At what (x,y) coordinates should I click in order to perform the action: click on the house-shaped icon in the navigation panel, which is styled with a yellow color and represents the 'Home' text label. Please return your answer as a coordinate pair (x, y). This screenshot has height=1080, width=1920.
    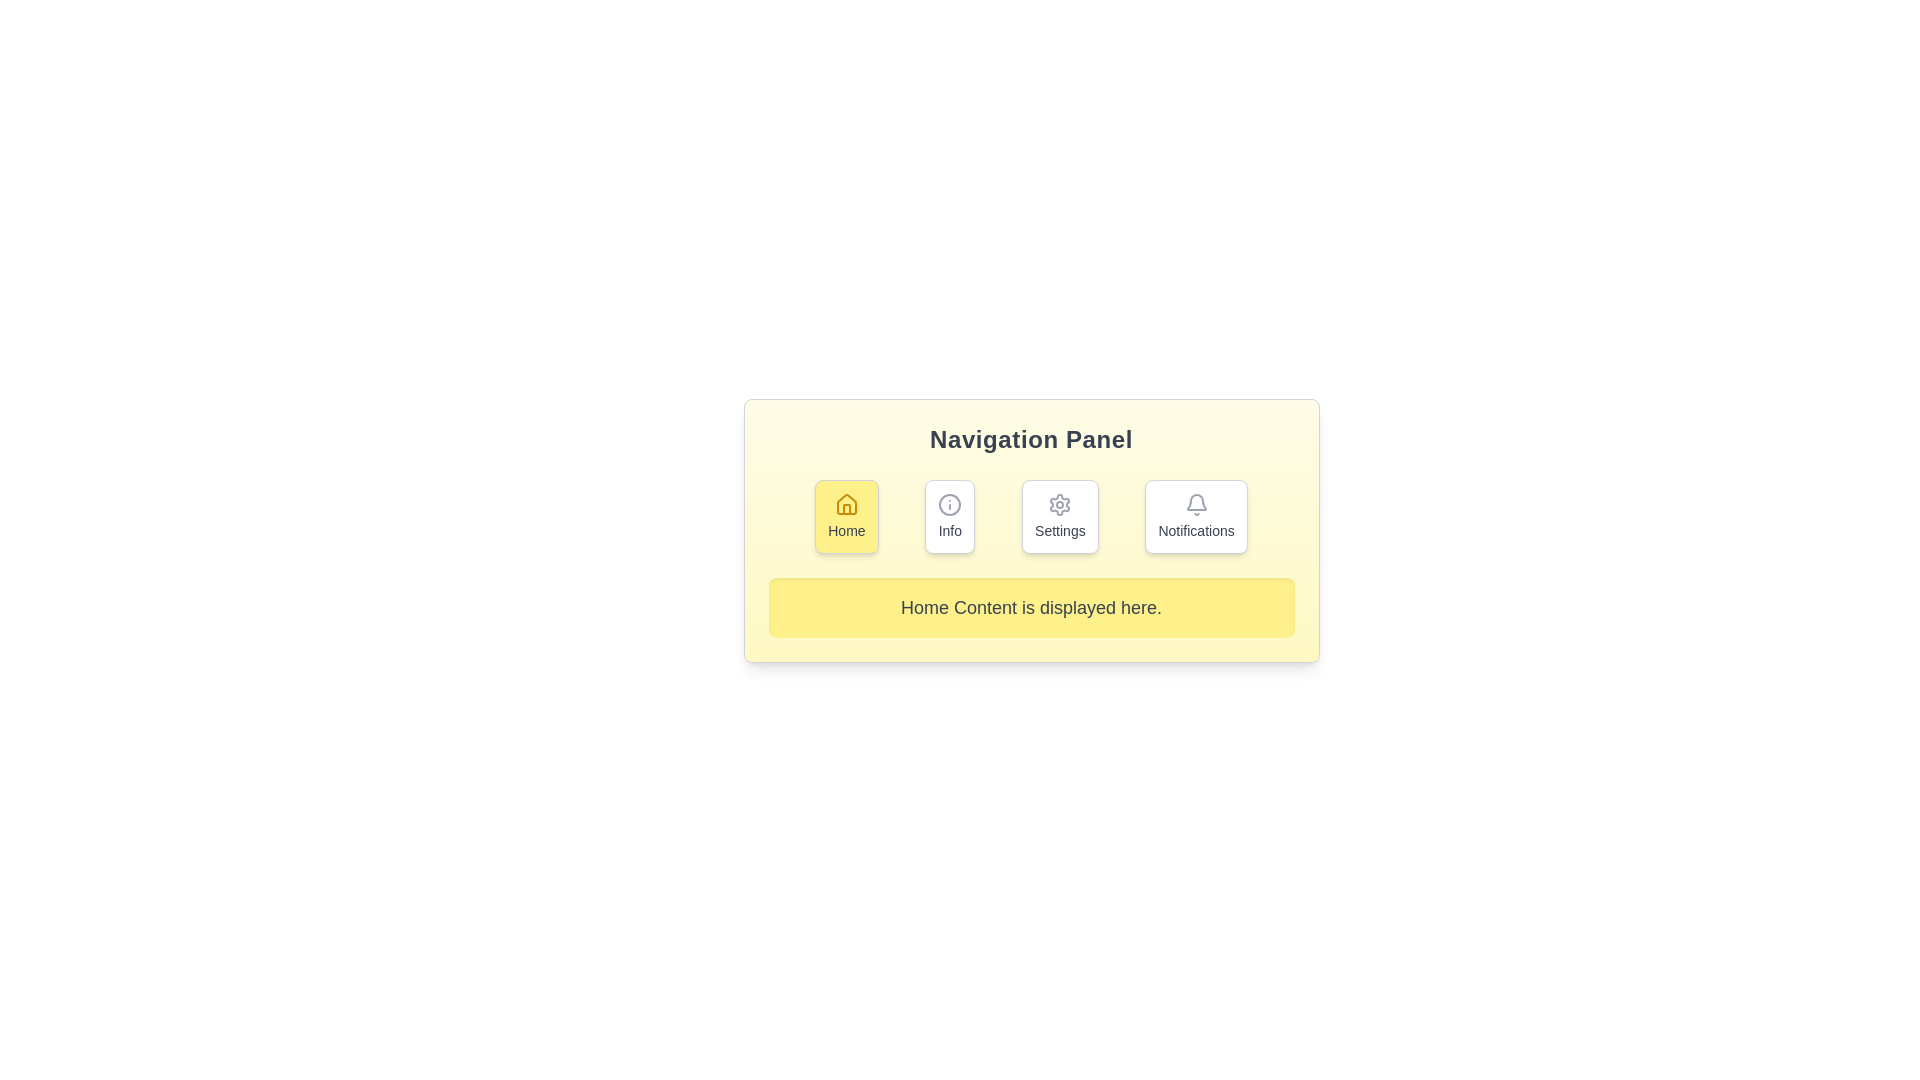
    Looking at the image, I should click on (846, 504).